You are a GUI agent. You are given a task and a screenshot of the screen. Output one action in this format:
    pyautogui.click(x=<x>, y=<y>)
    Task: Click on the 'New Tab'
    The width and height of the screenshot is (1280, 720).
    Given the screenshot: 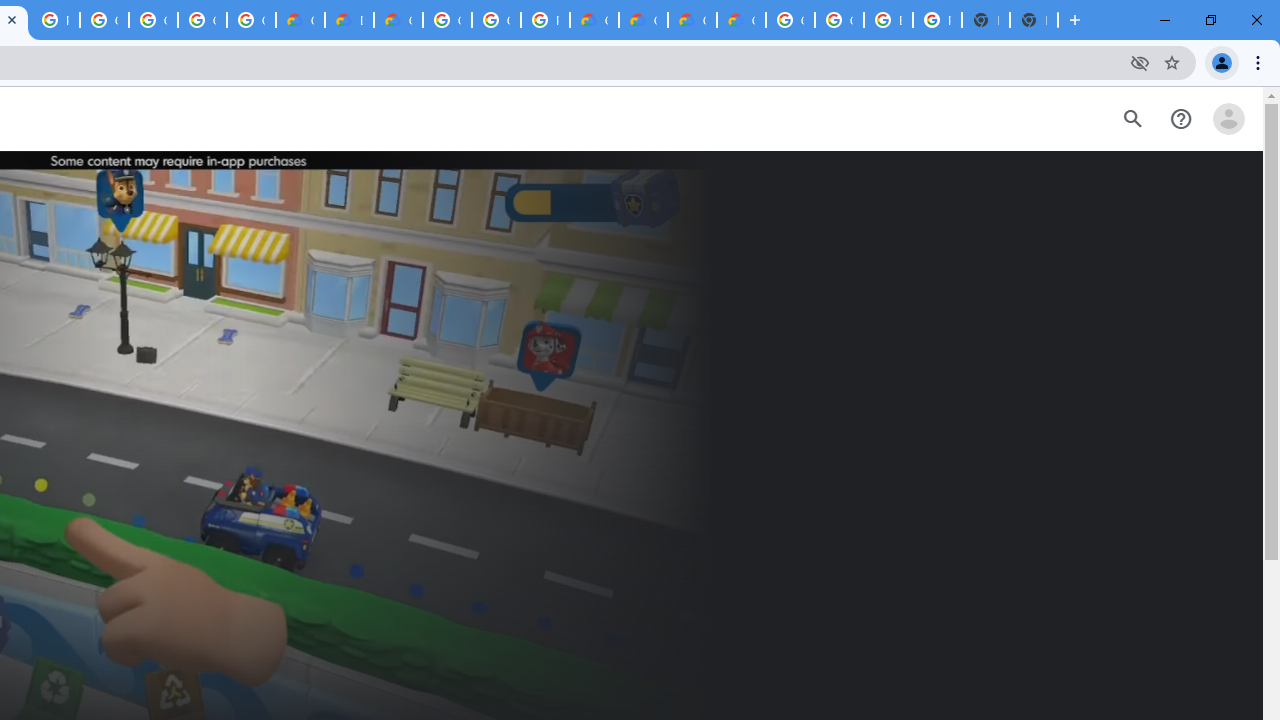 What is the action you would take?
    pyautogui.click(x=1034, y=20)
    